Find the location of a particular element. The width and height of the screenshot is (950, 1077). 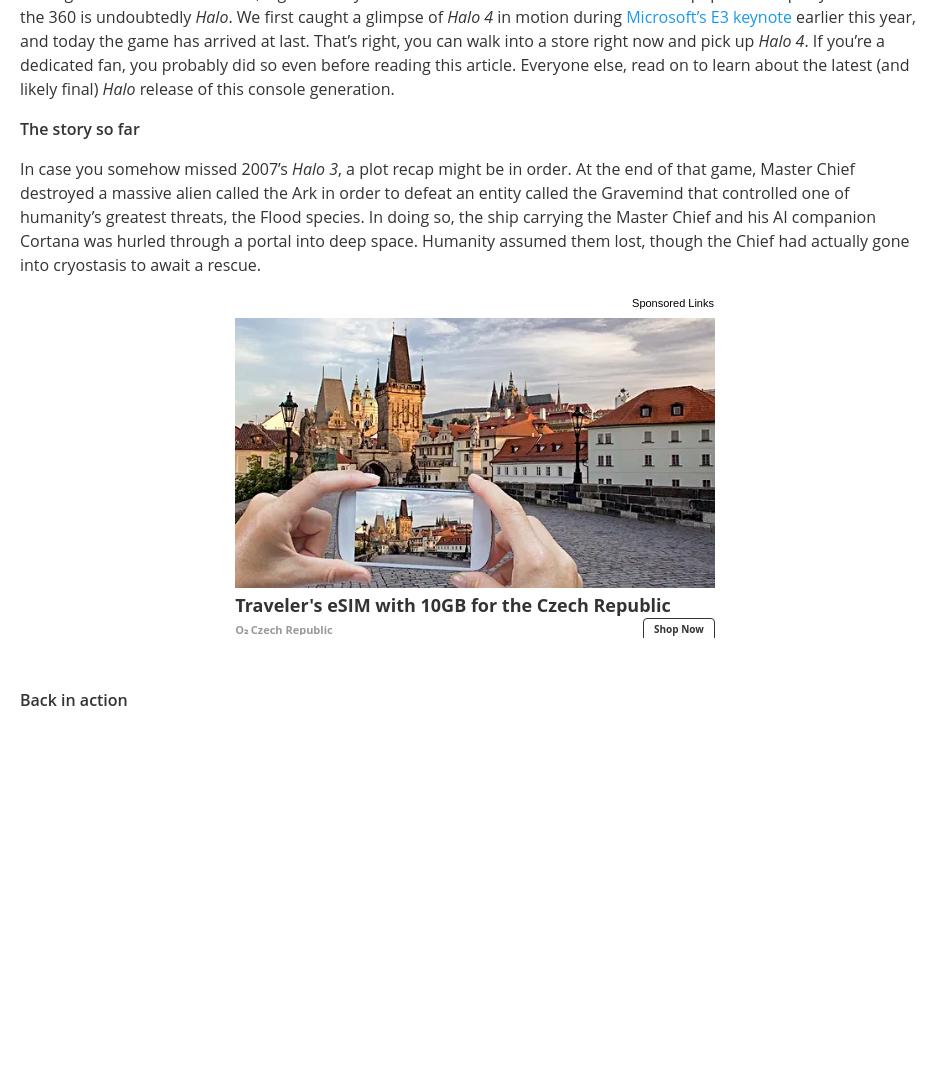

'in motion during' is located at coordinates (559, 15).